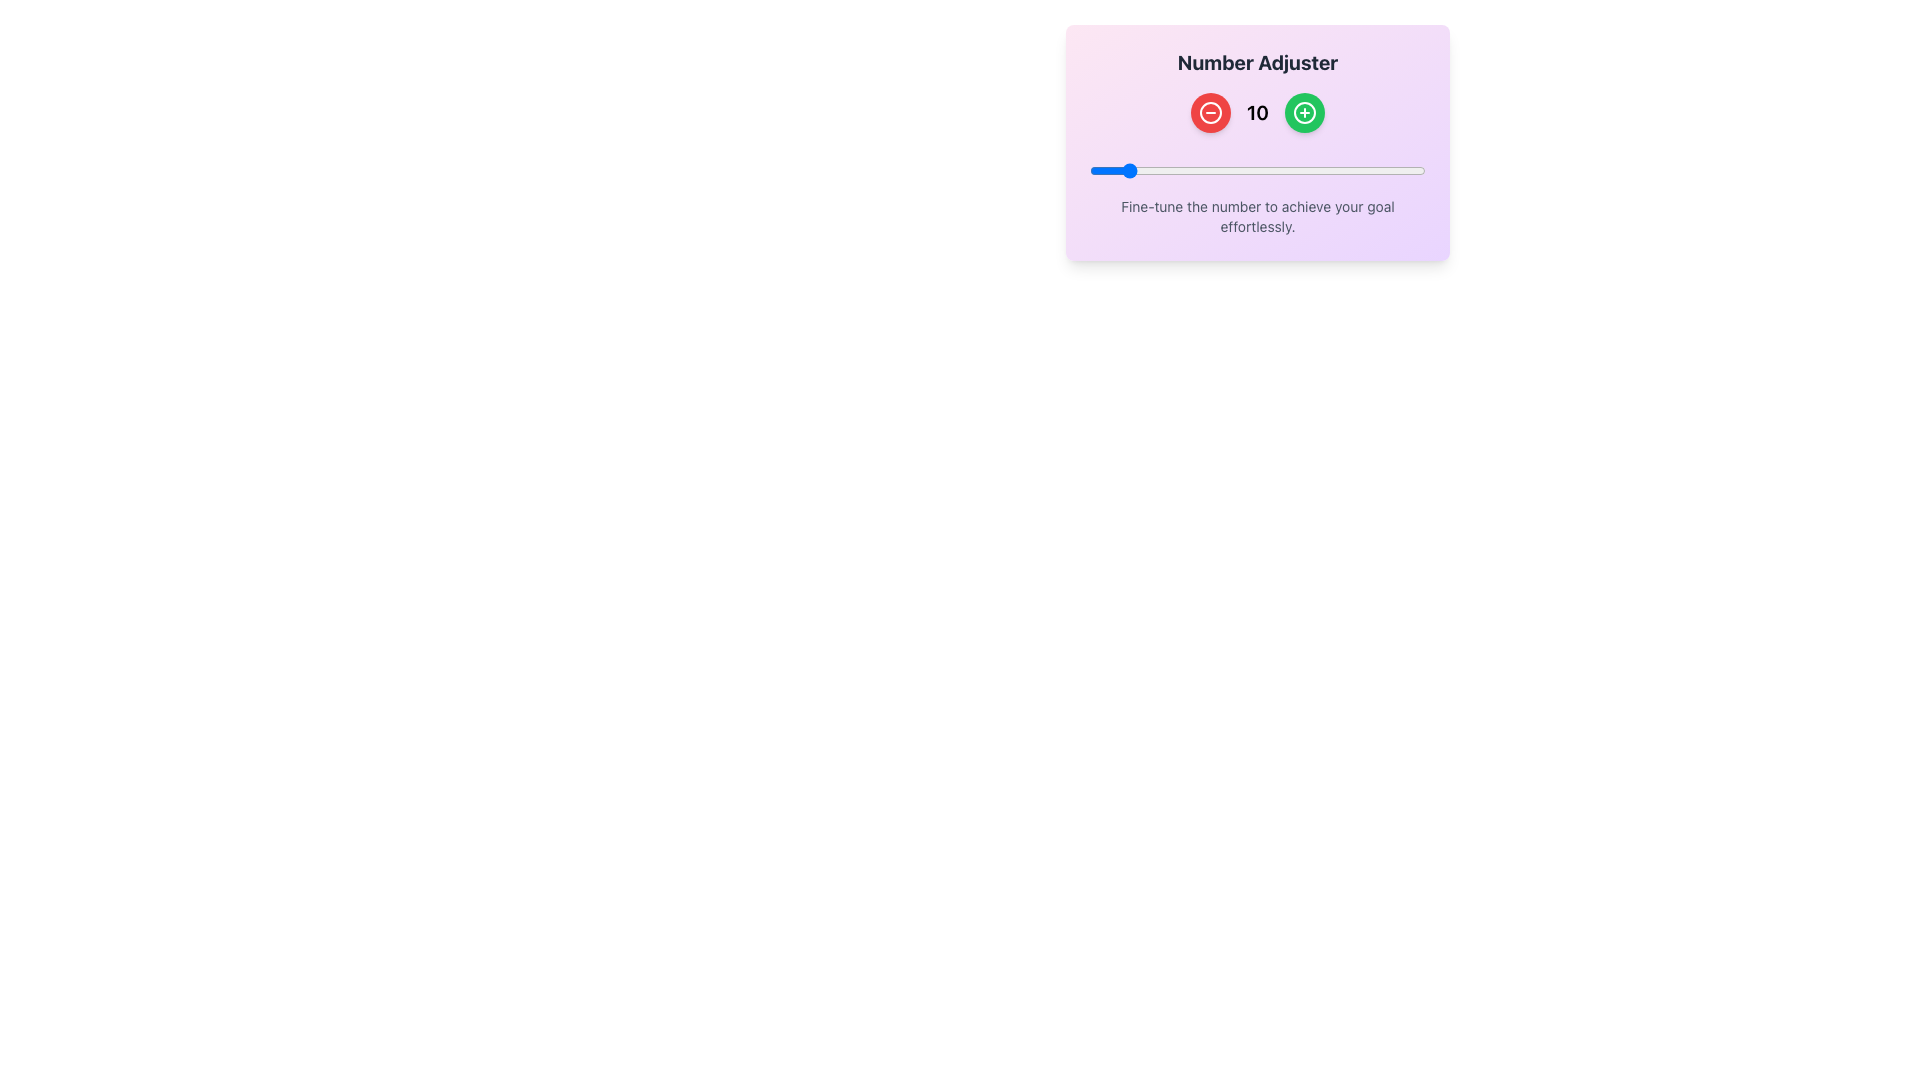  I want to click on the circular red button with a white minus symbol to decrement the number, so click(1209, 112).